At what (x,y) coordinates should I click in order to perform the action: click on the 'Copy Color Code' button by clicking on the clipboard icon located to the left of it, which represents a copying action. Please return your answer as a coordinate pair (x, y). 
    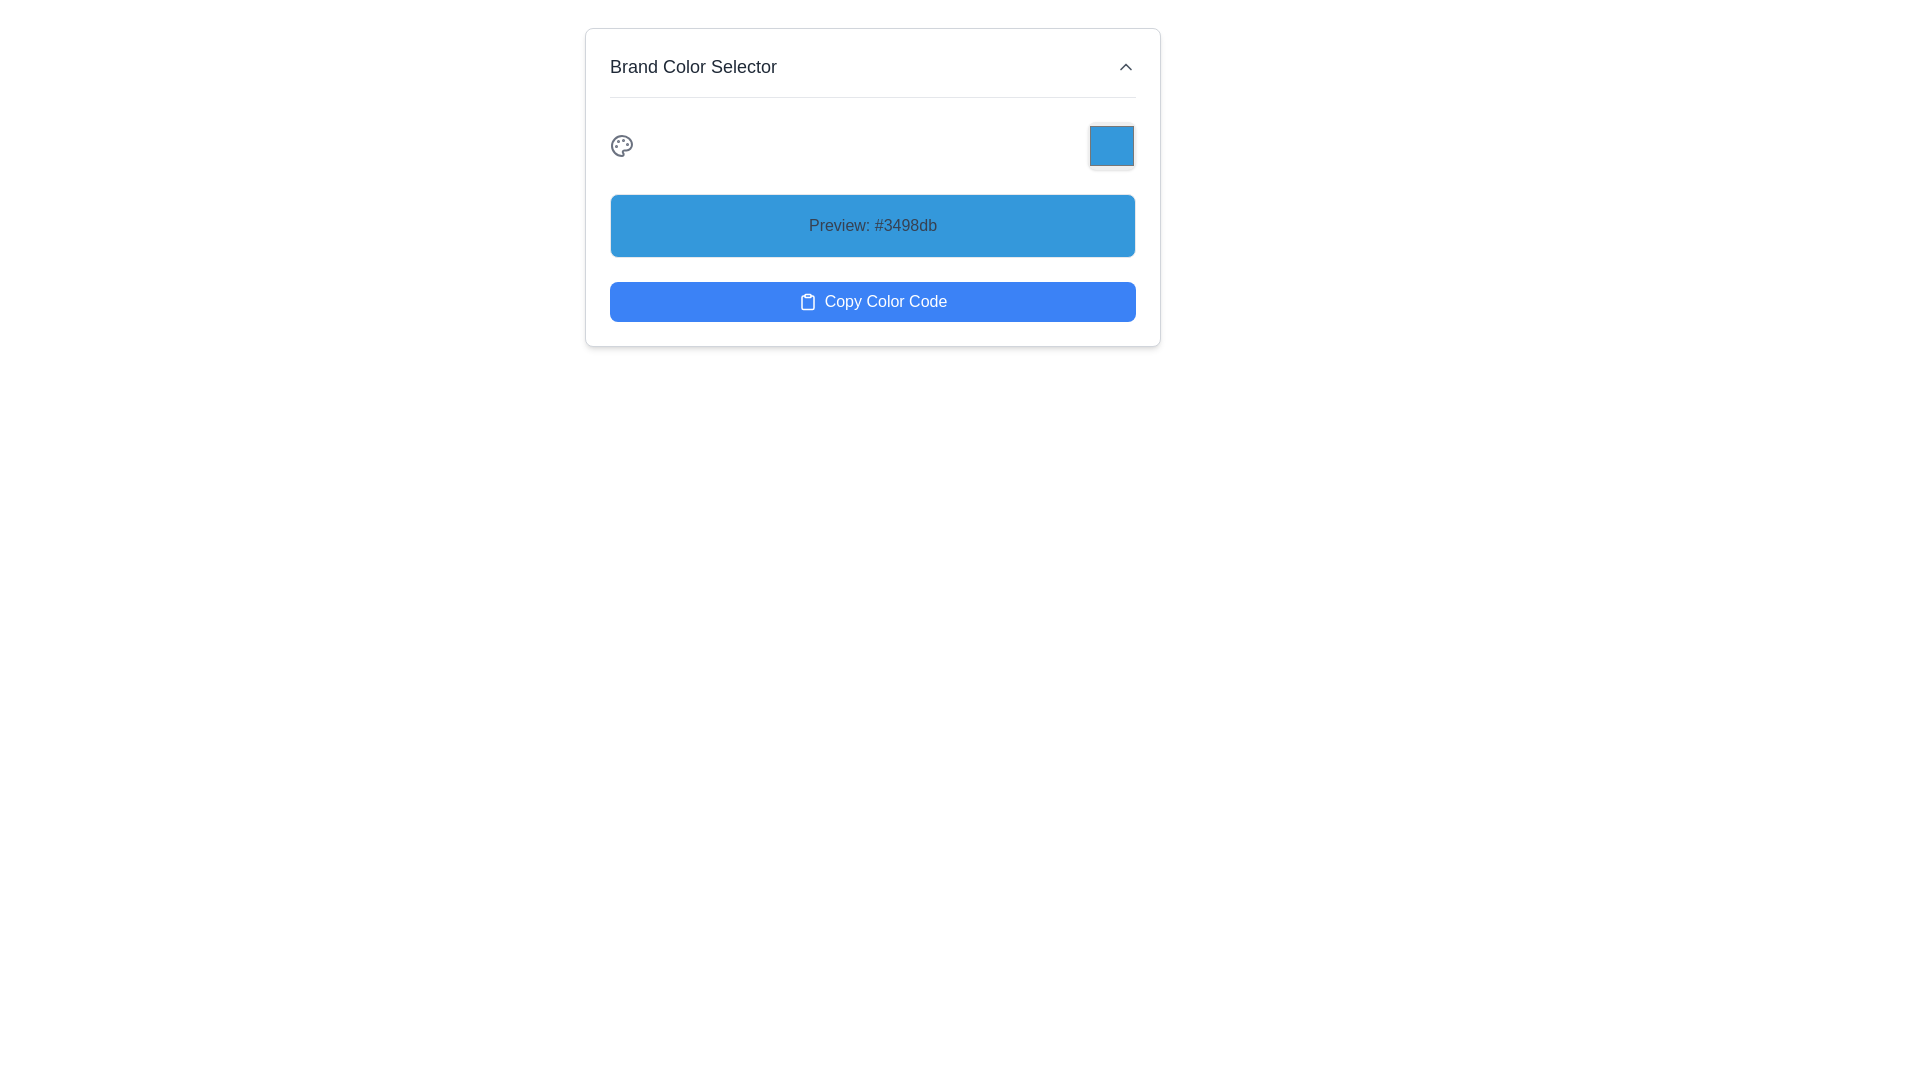
    Looking at the image, I should click on (807, 301).